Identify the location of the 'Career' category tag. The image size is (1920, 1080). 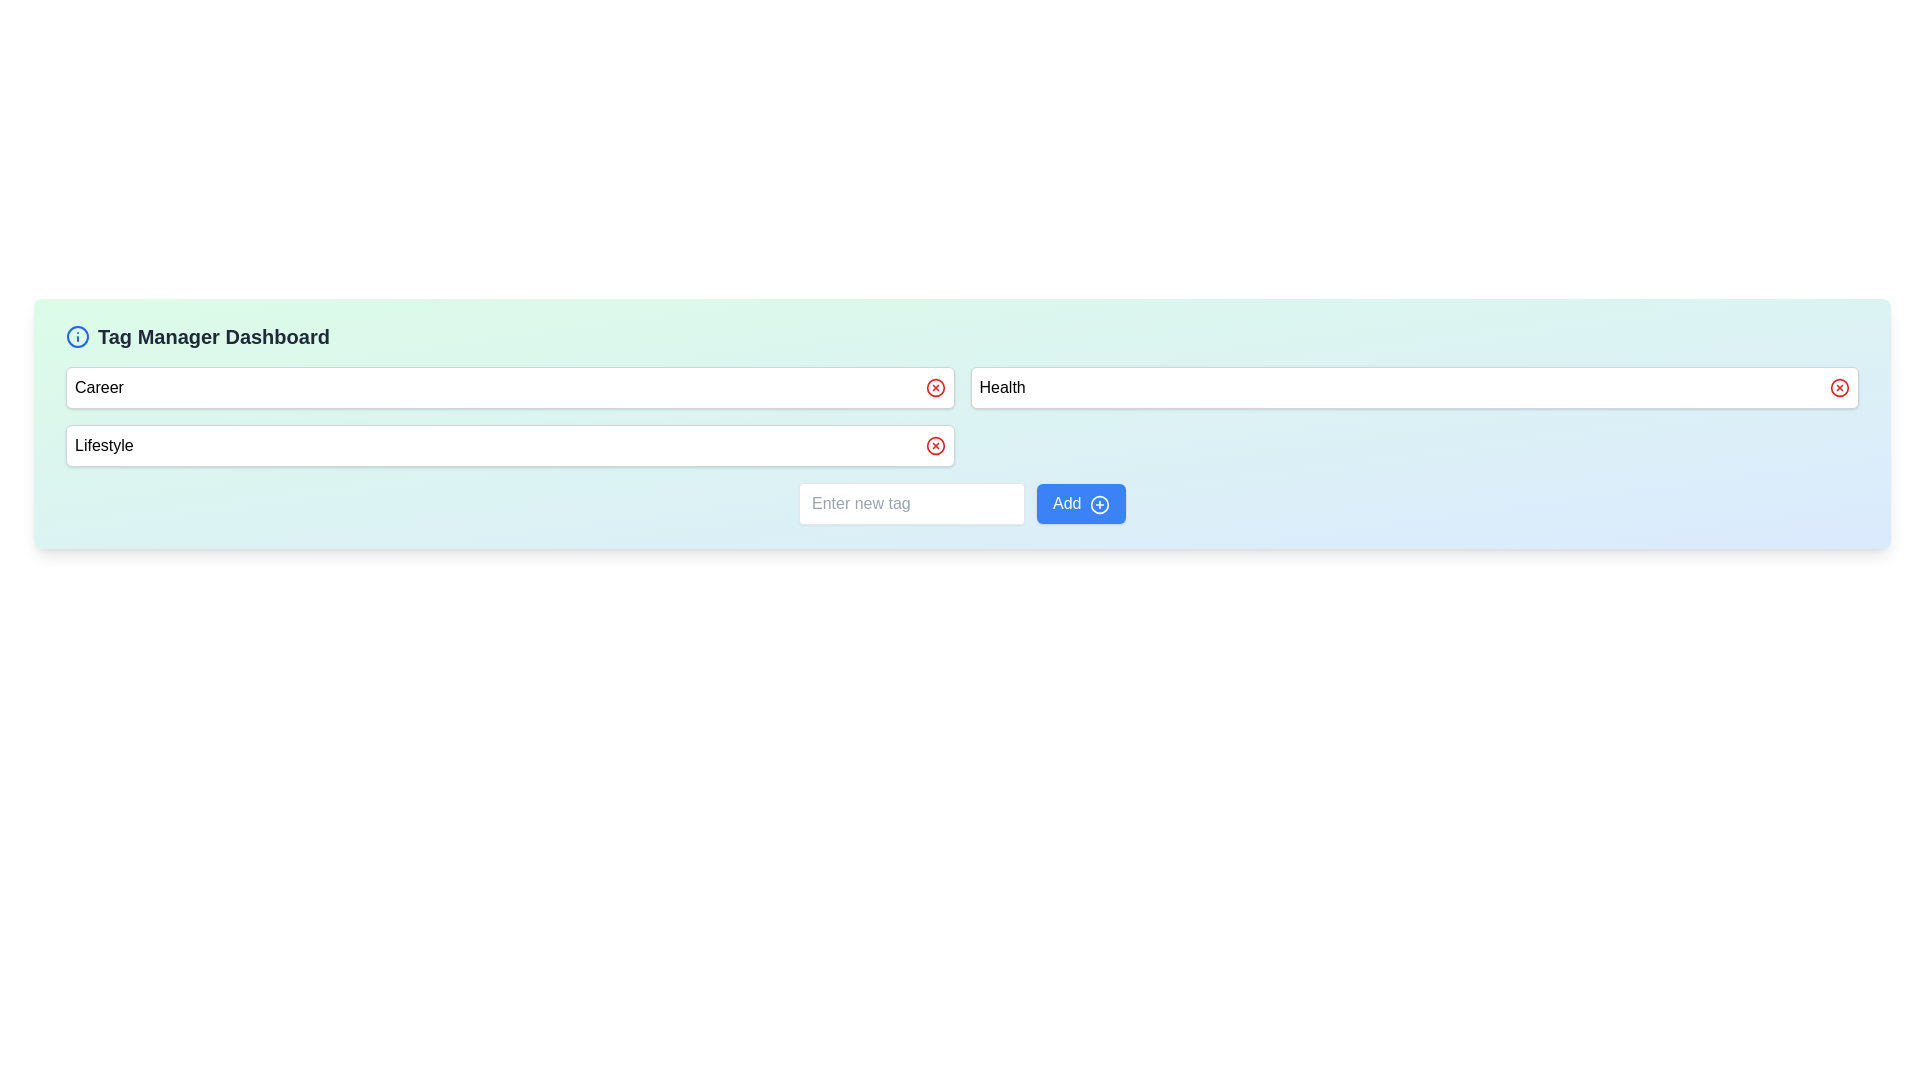
(510, 388).